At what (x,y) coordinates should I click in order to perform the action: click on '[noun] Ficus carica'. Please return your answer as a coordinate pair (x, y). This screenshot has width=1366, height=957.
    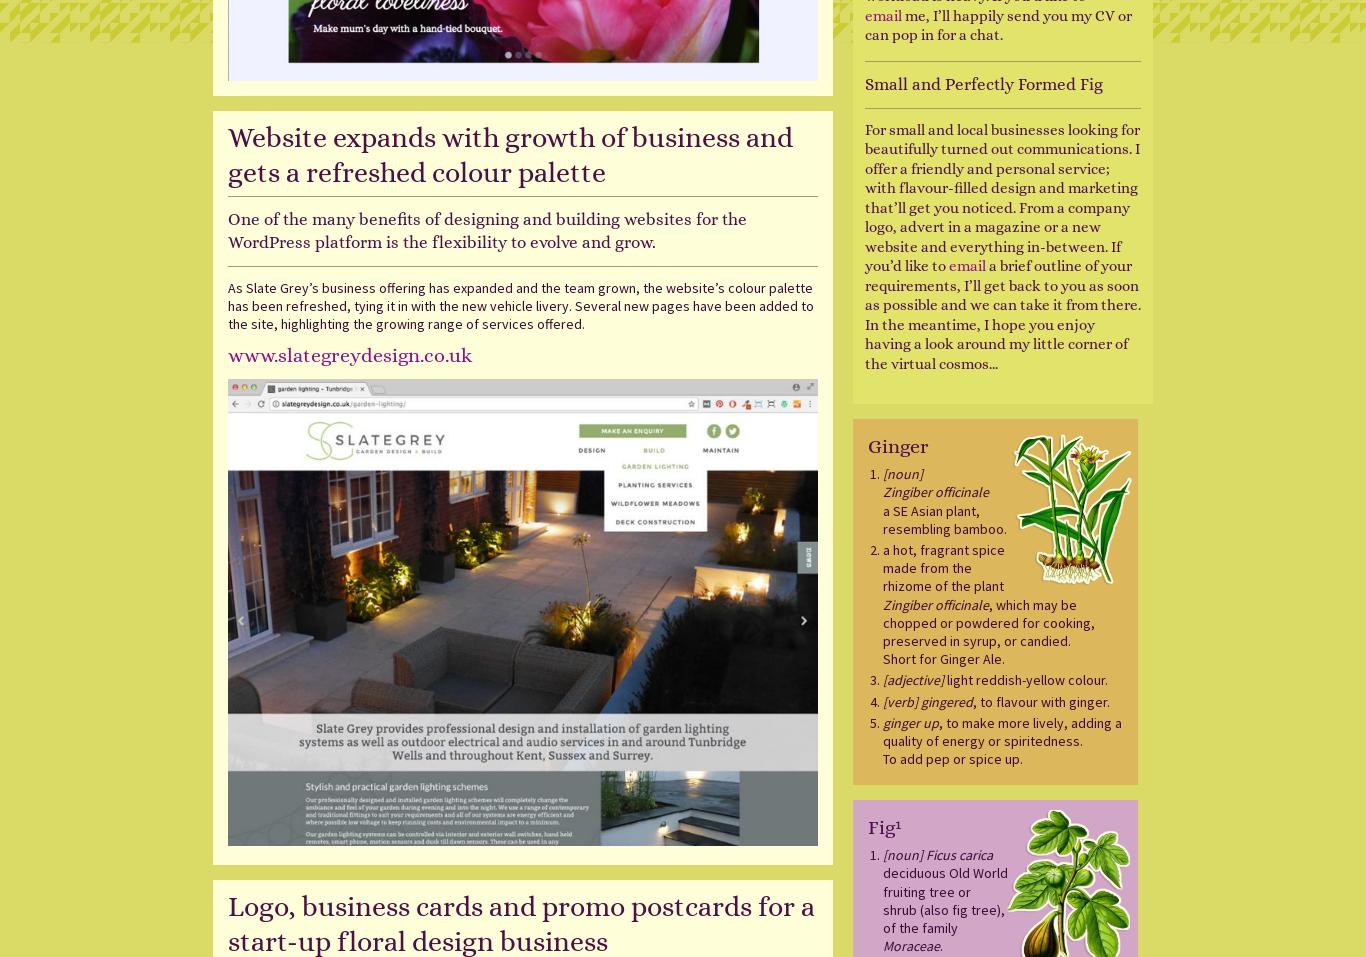
    Looking at the image, I should click on (936, 853).